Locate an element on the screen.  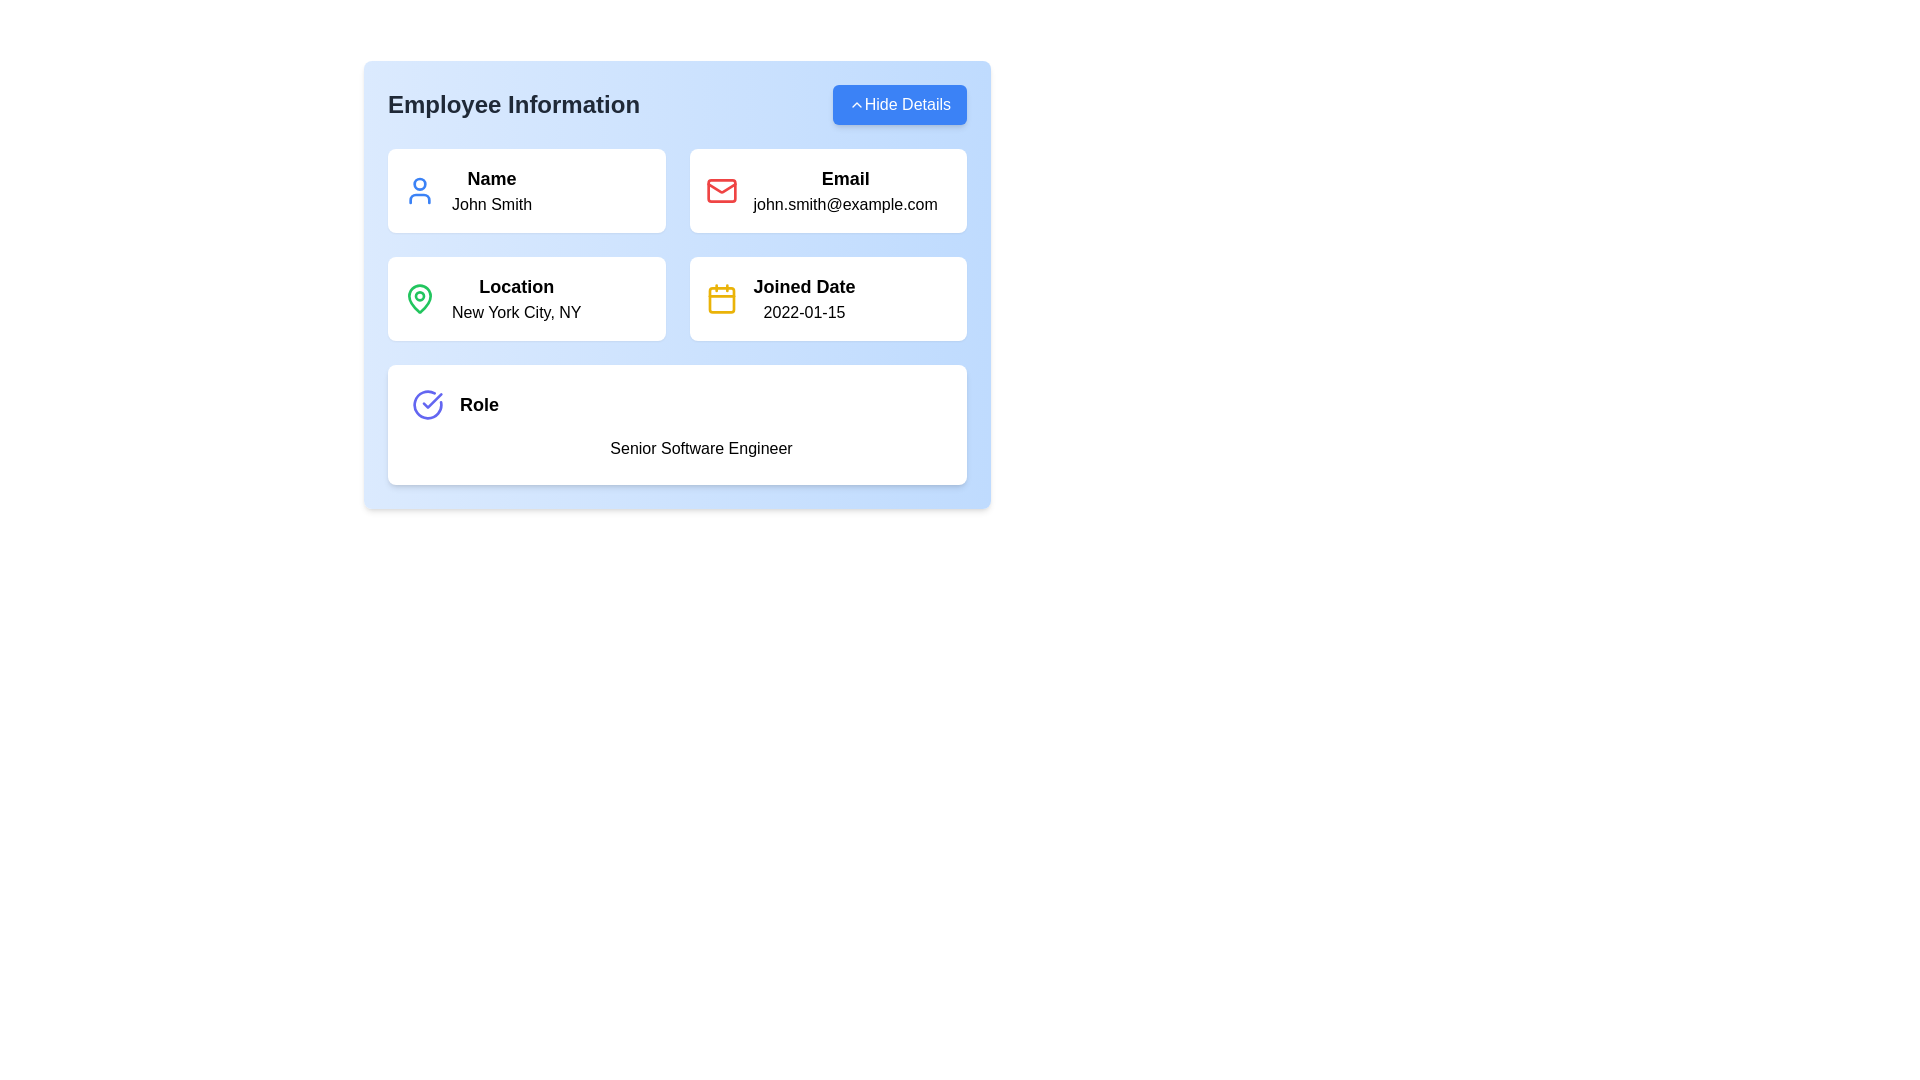
the chevron icon in the 'Hide Details' button located at the top-right corner of the 'Employee Information' card is located at coordinates (856, 104).